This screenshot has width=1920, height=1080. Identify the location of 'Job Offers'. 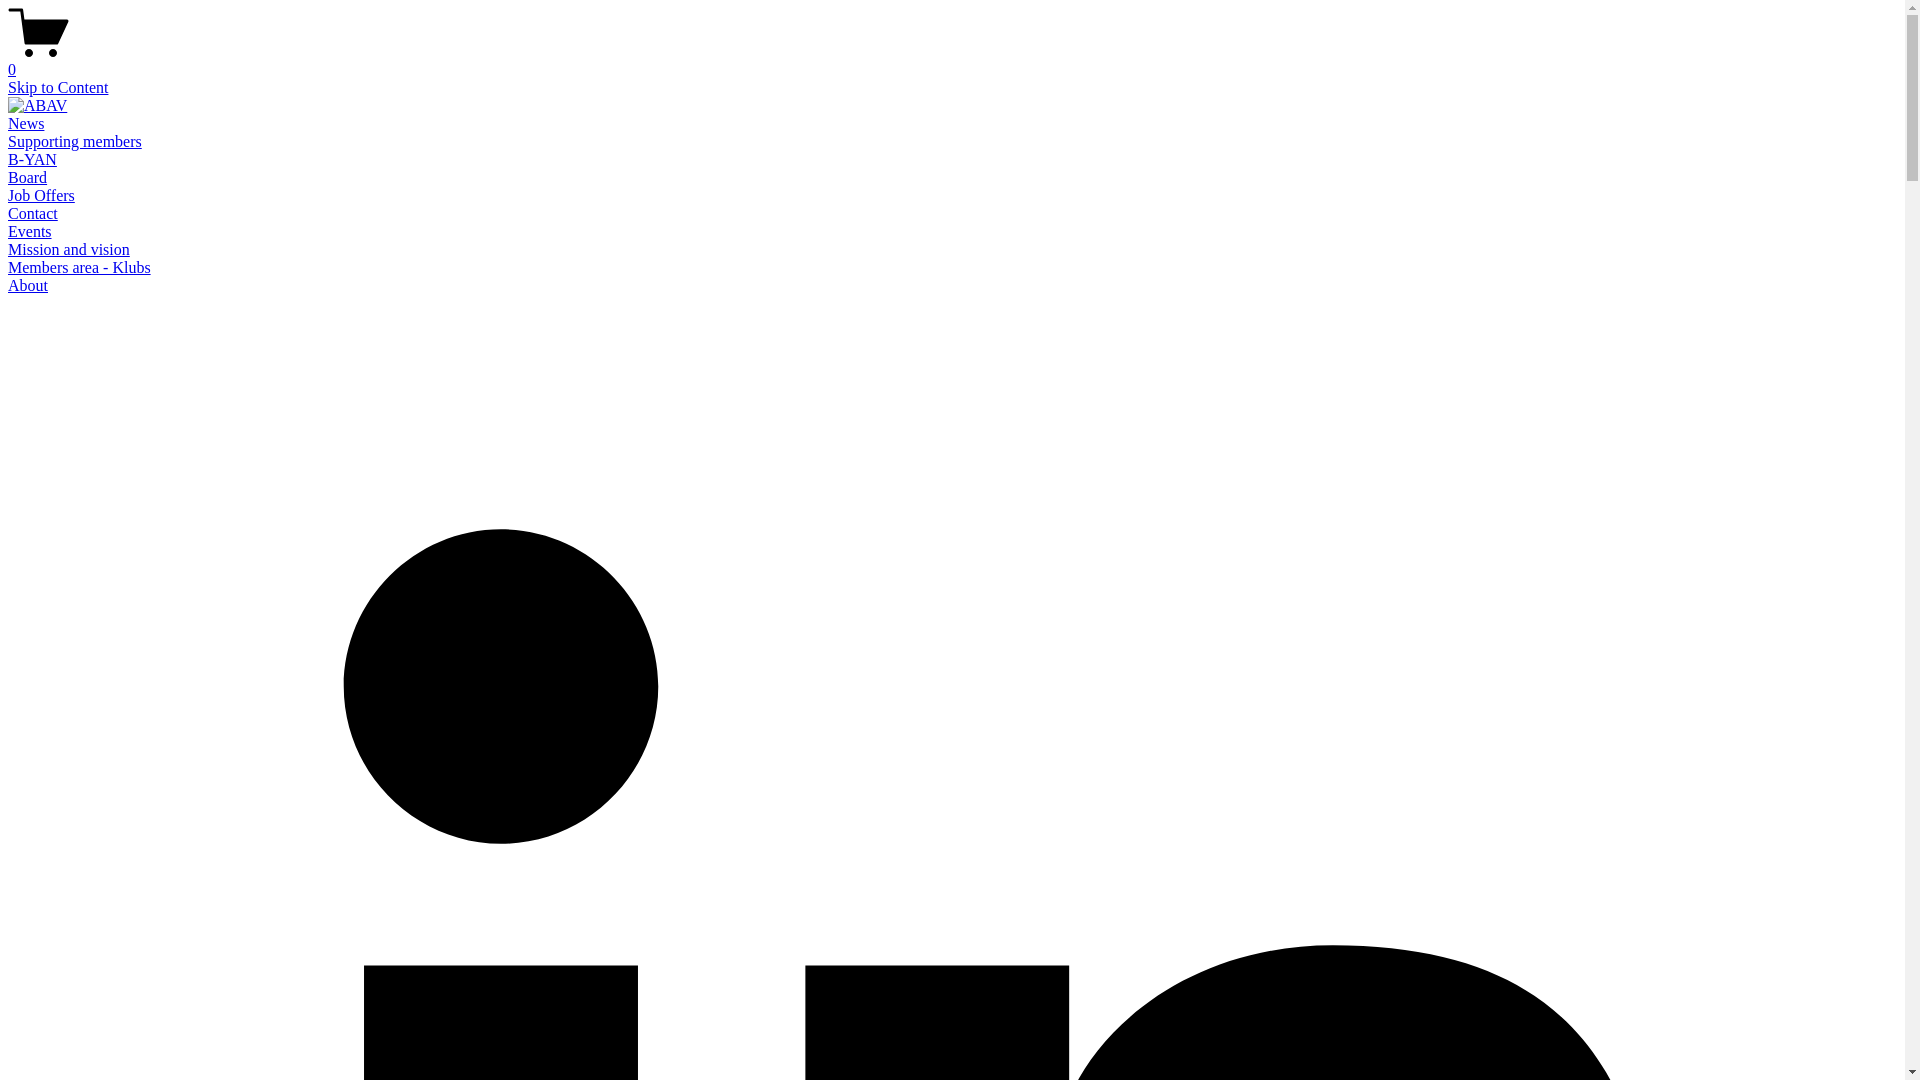
(41, 195).